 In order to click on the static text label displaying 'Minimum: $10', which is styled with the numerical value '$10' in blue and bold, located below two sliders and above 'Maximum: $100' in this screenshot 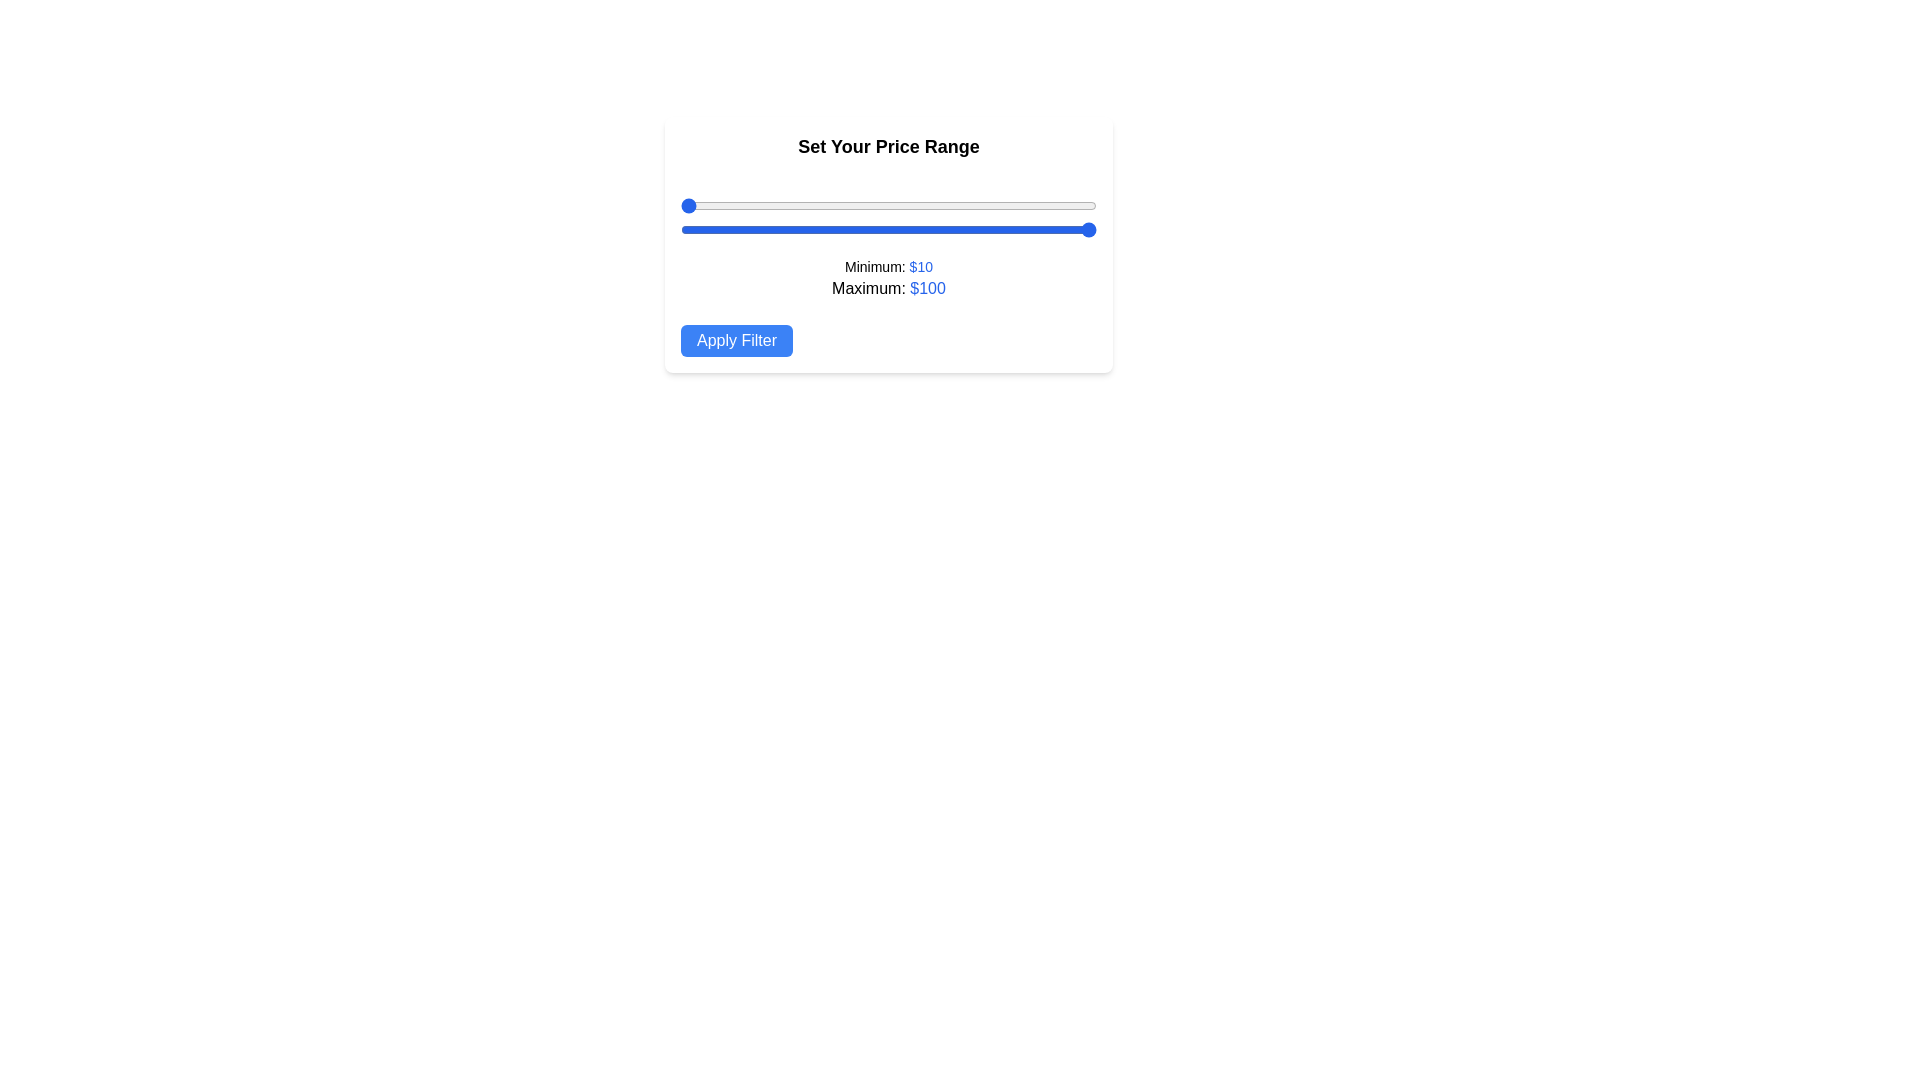, I will do `click(887, 265)`.